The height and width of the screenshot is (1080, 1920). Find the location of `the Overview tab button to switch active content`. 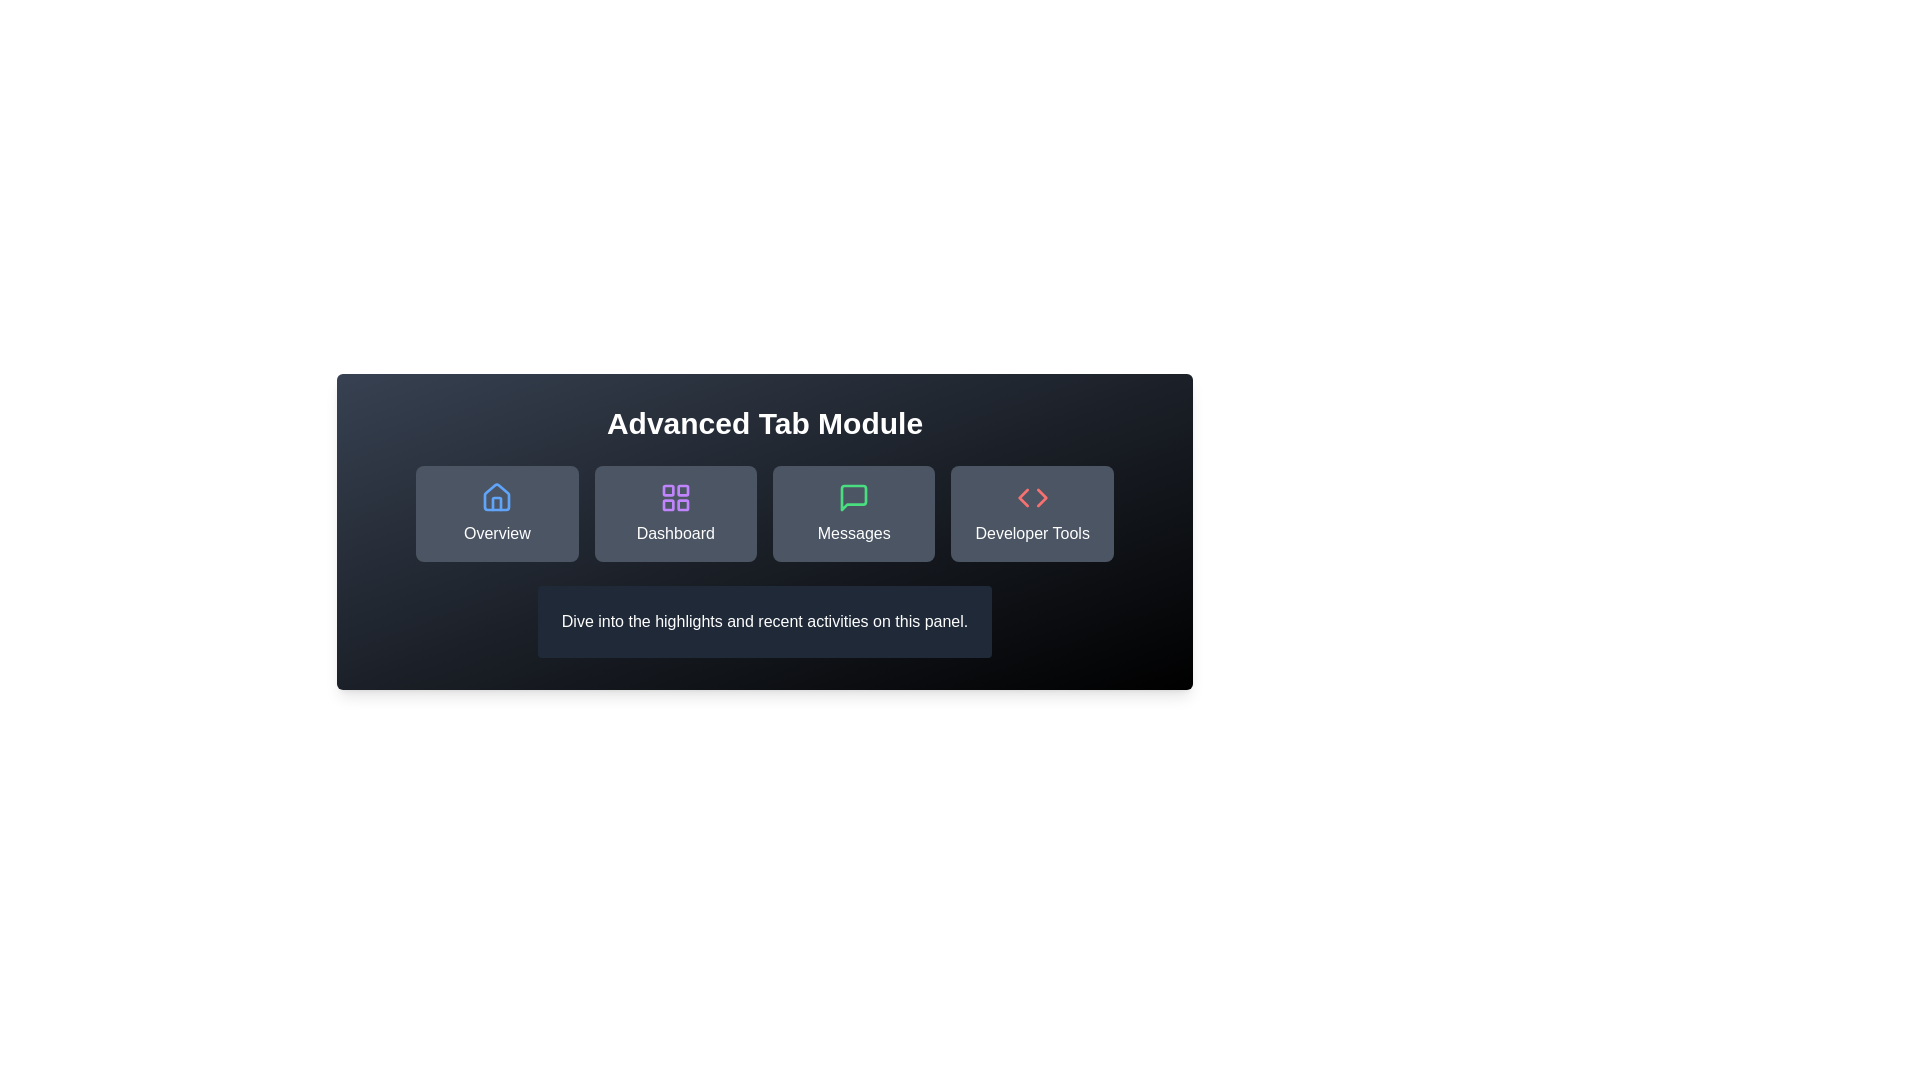

the Overview tab button to switch active content is located at coordinates (497, 512).